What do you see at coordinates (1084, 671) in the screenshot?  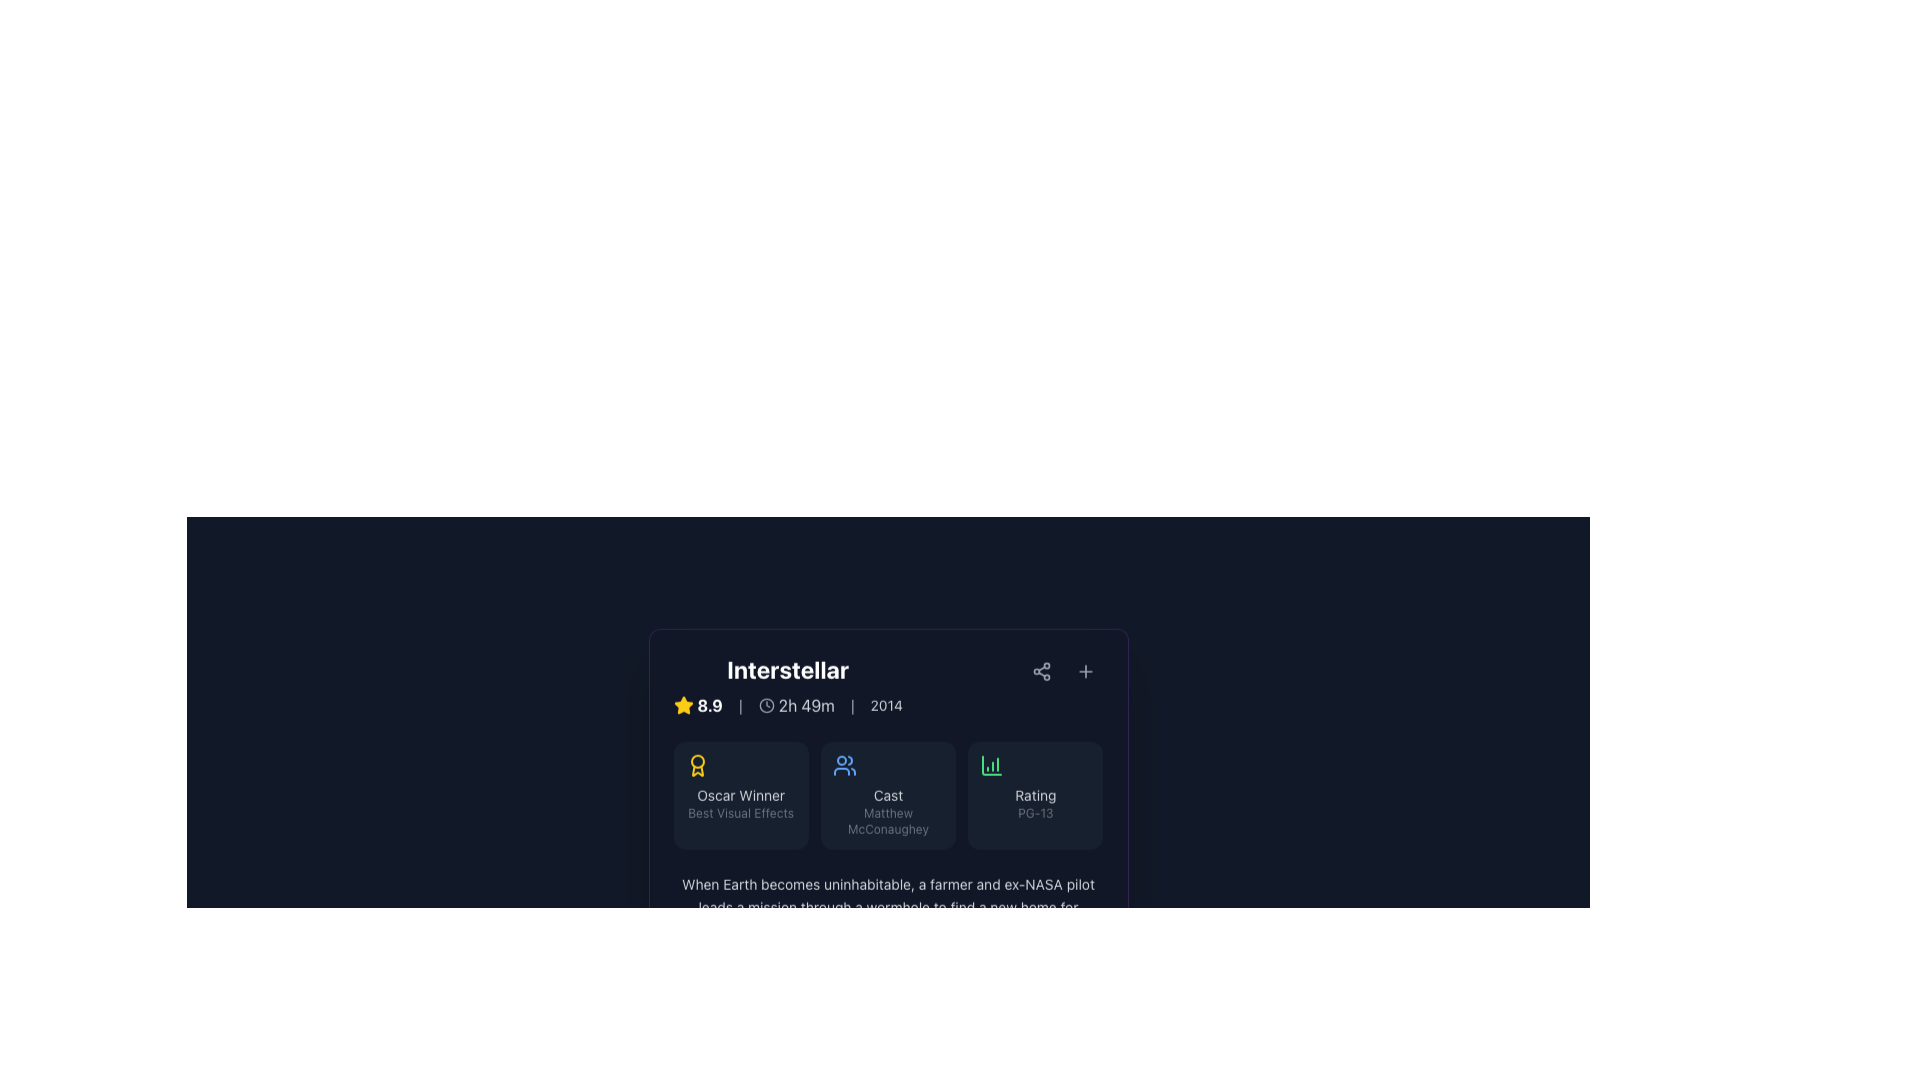 I see `the action button located in the top-right corner of the movie information card for 'Interstellar'` at bounding box center [1084, 671].